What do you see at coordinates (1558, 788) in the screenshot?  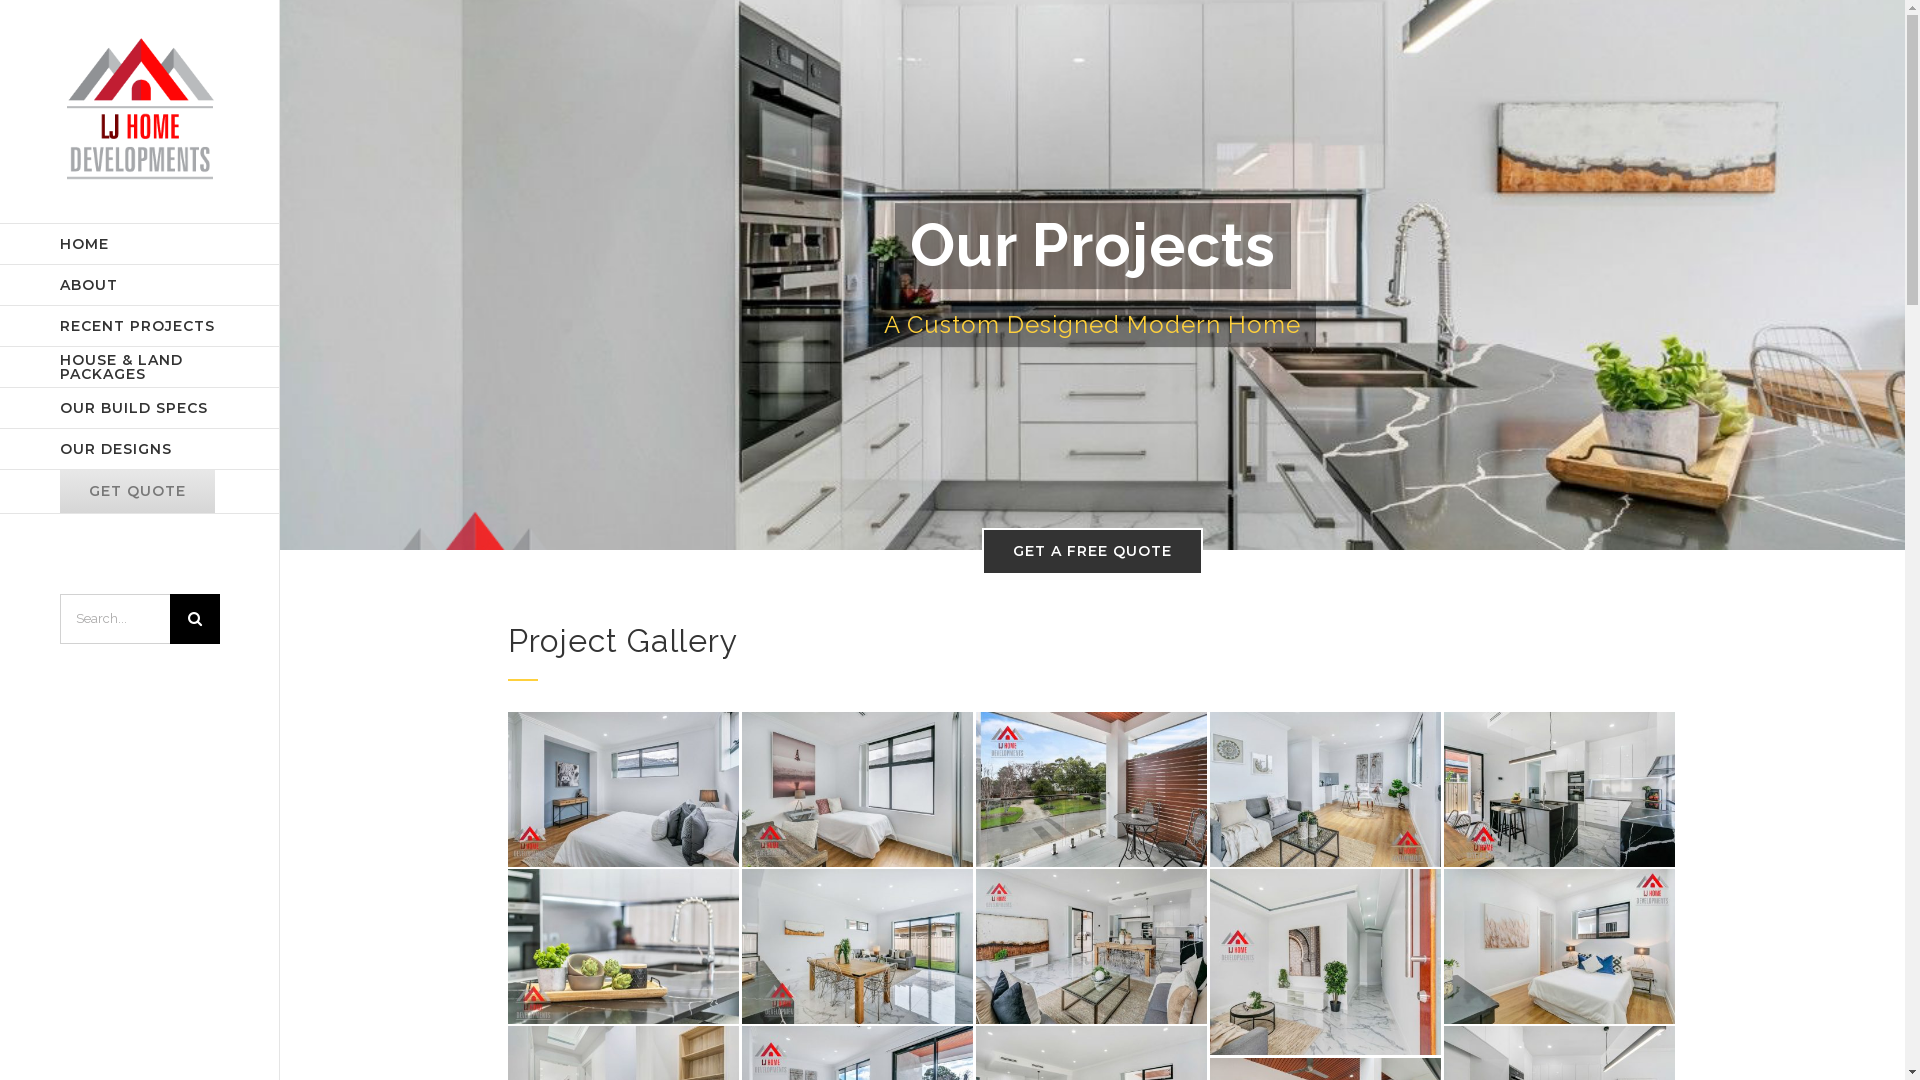 I see `'3'` at bounding box center [1558, 788].